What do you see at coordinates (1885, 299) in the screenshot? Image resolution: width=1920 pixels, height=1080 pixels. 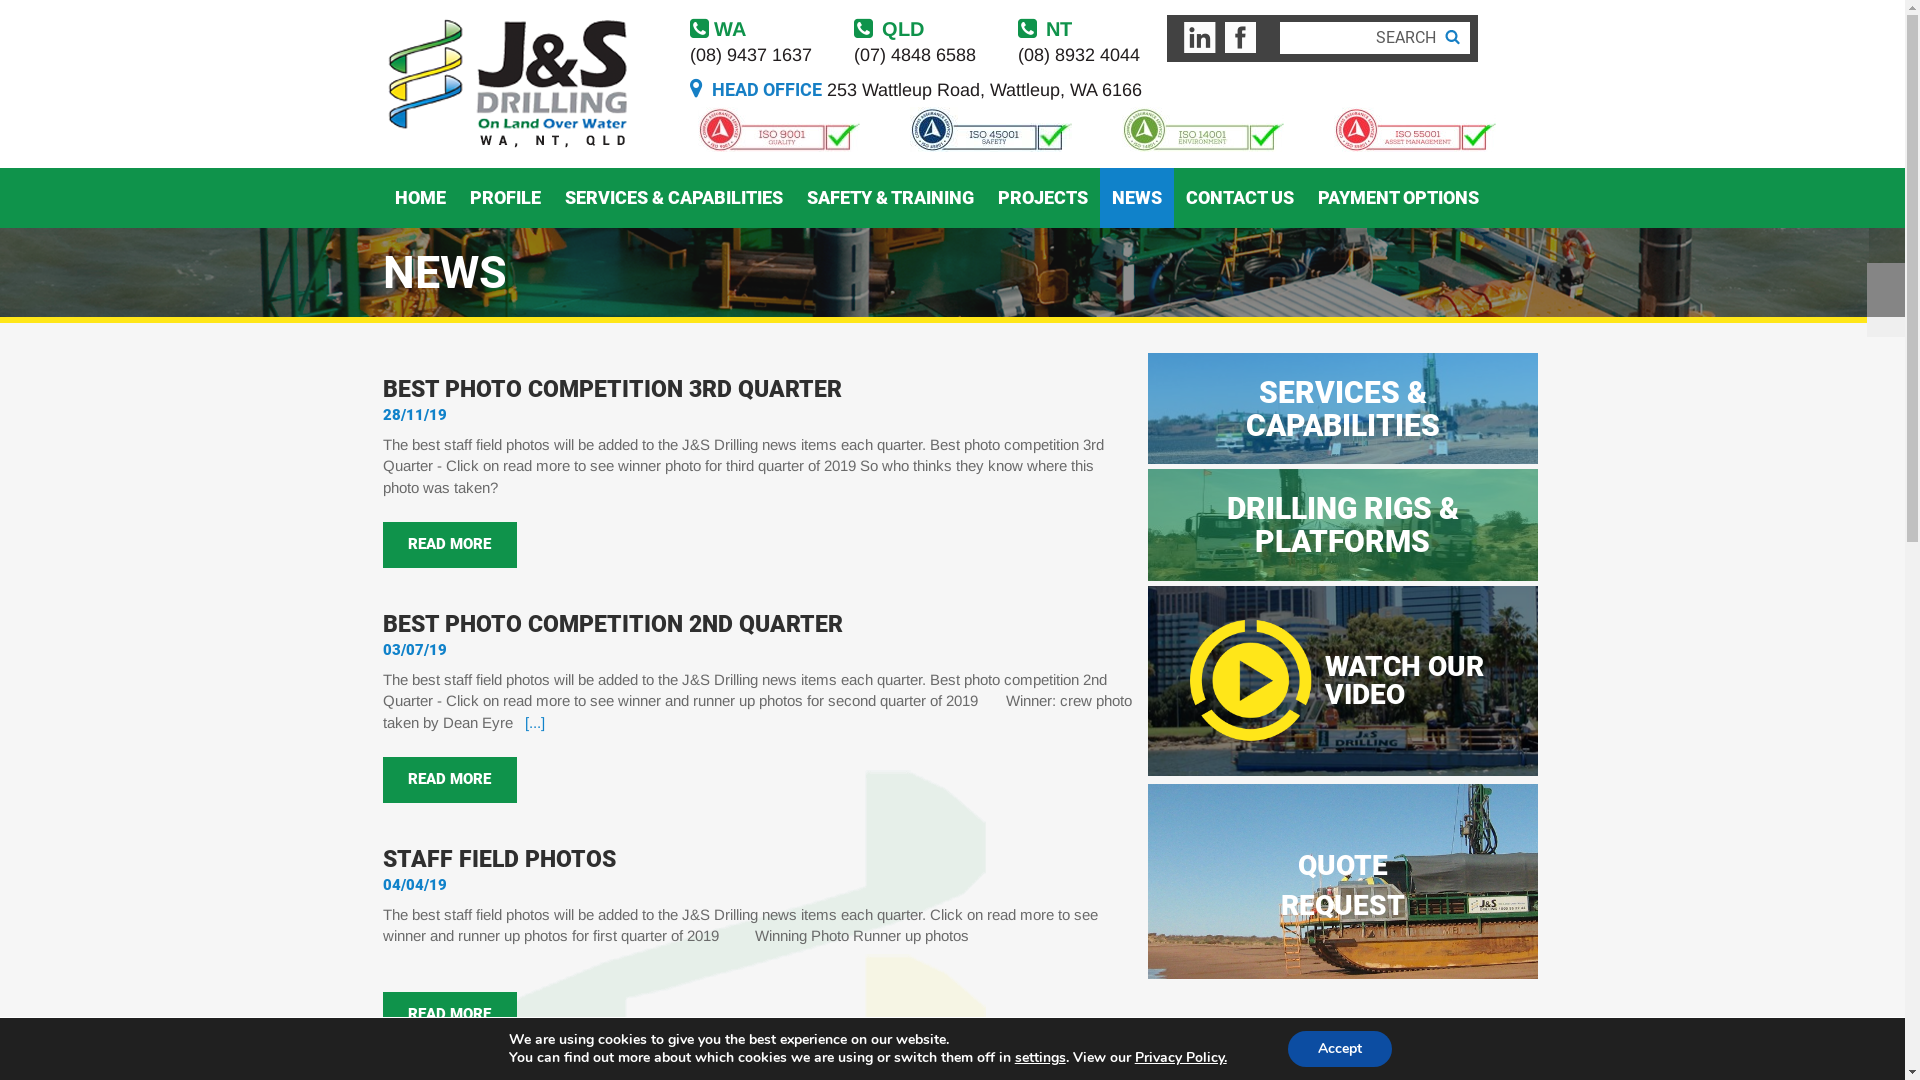 I see `'Next'` at bounding box center [1885, 299].